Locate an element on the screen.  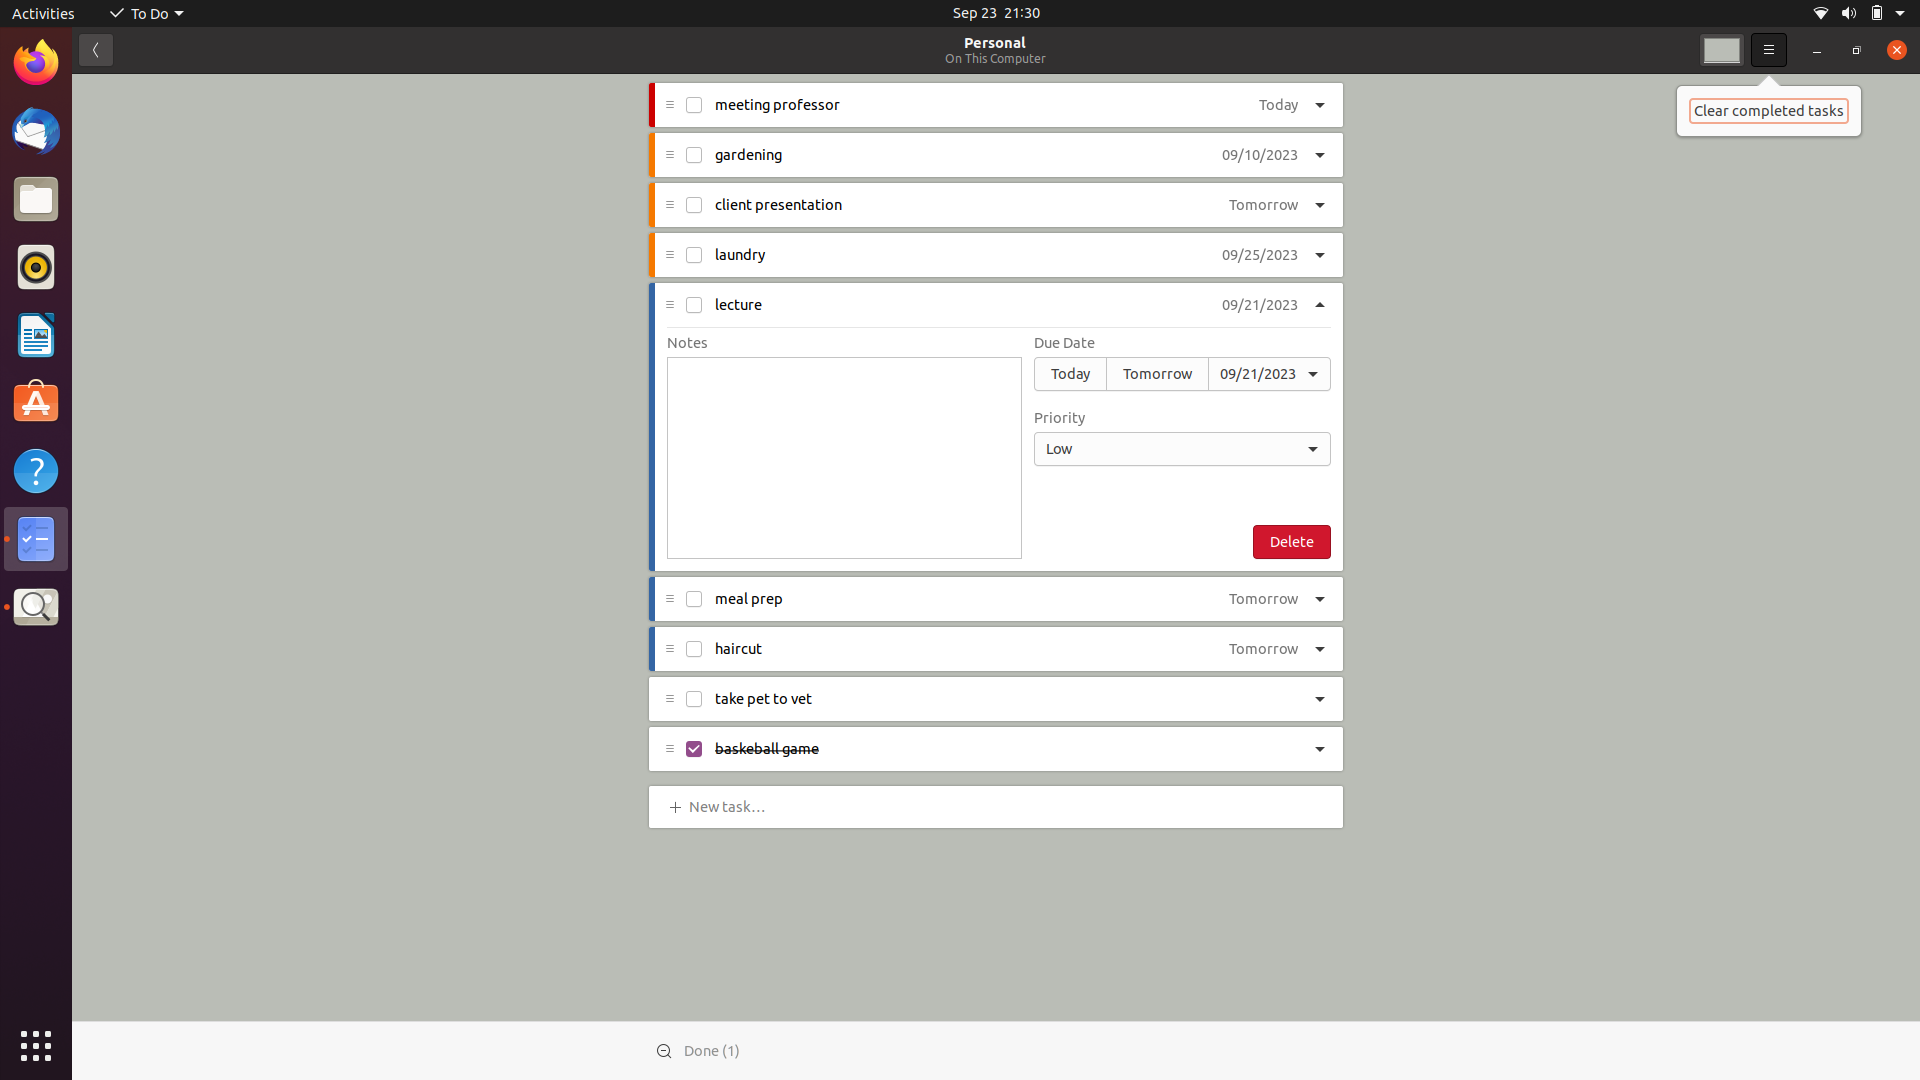
Increase the "meal prep" task priority to high is located at coordinates (1323, 597).